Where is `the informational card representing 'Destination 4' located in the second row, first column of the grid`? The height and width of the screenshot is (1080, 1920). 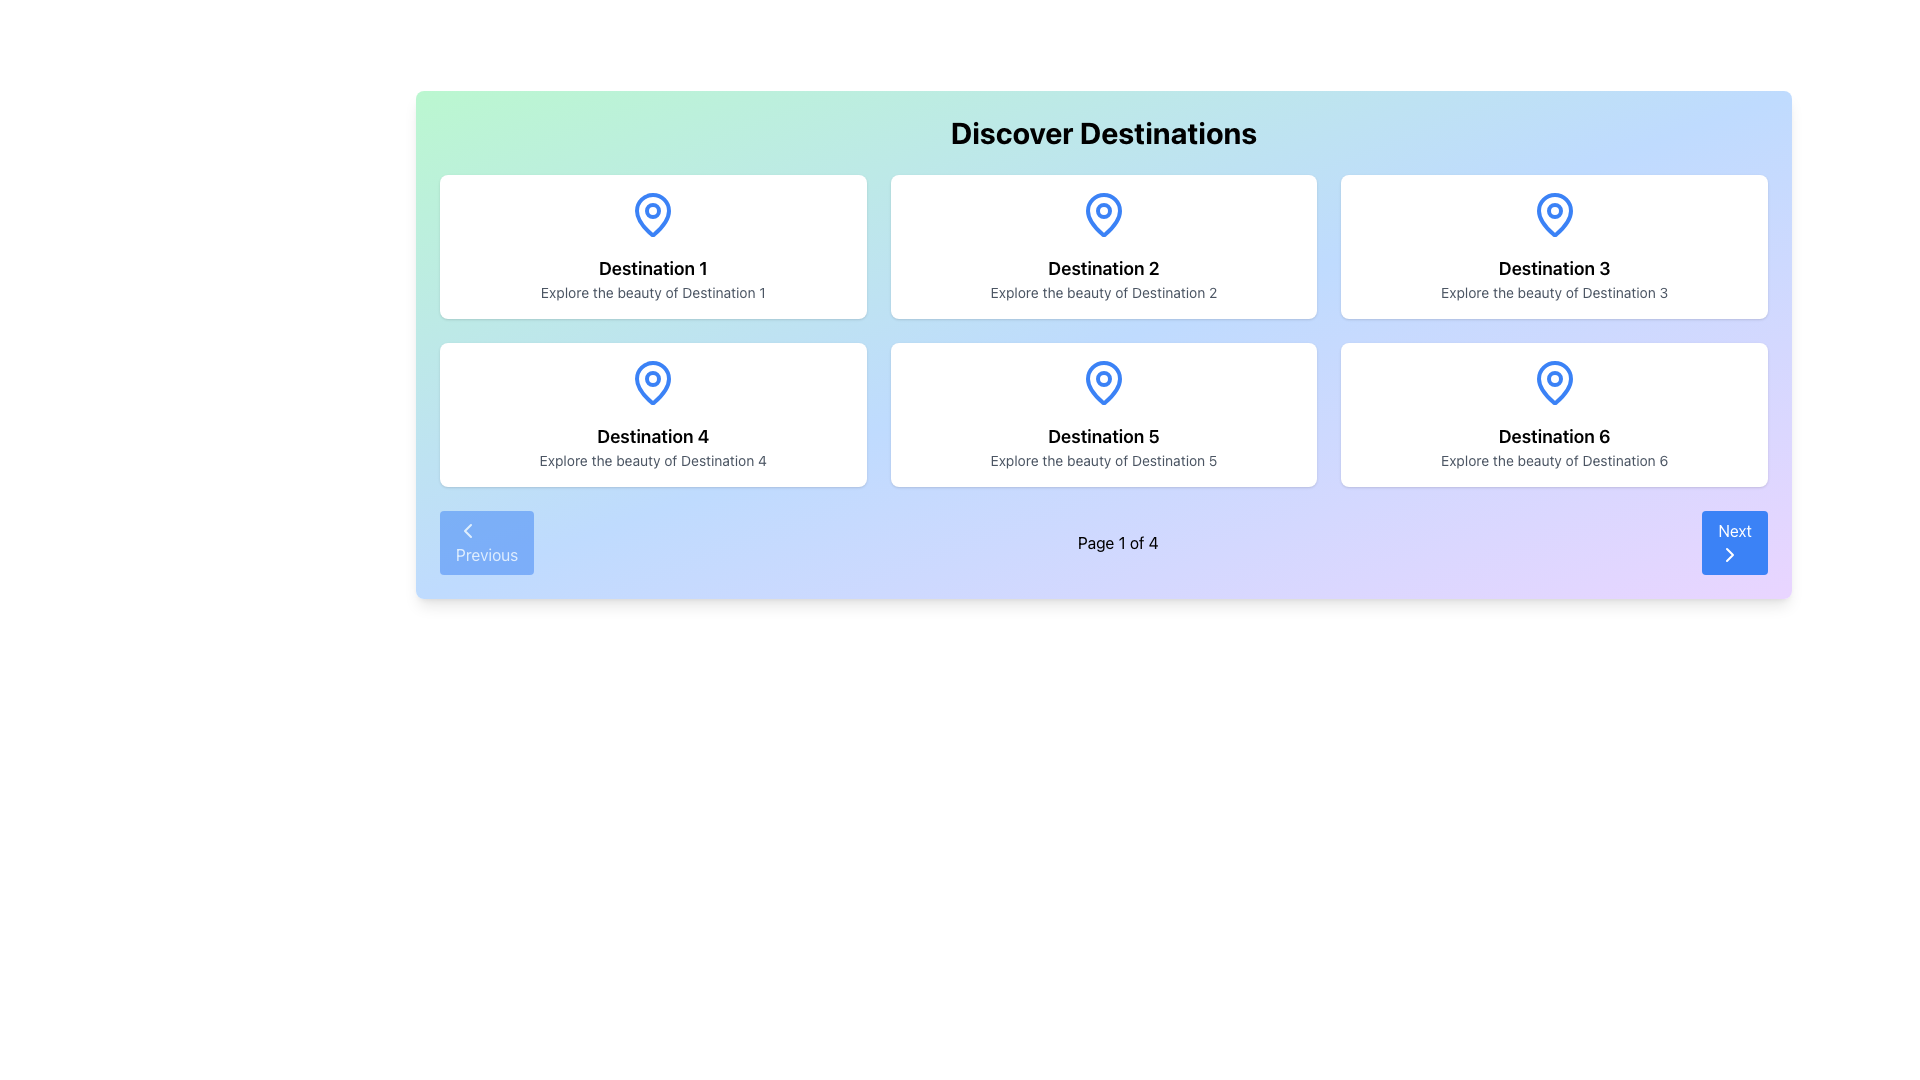
the informational card representing 'Destination 4' located in the second row, first column of the grid is located at coordinates (653, 414).